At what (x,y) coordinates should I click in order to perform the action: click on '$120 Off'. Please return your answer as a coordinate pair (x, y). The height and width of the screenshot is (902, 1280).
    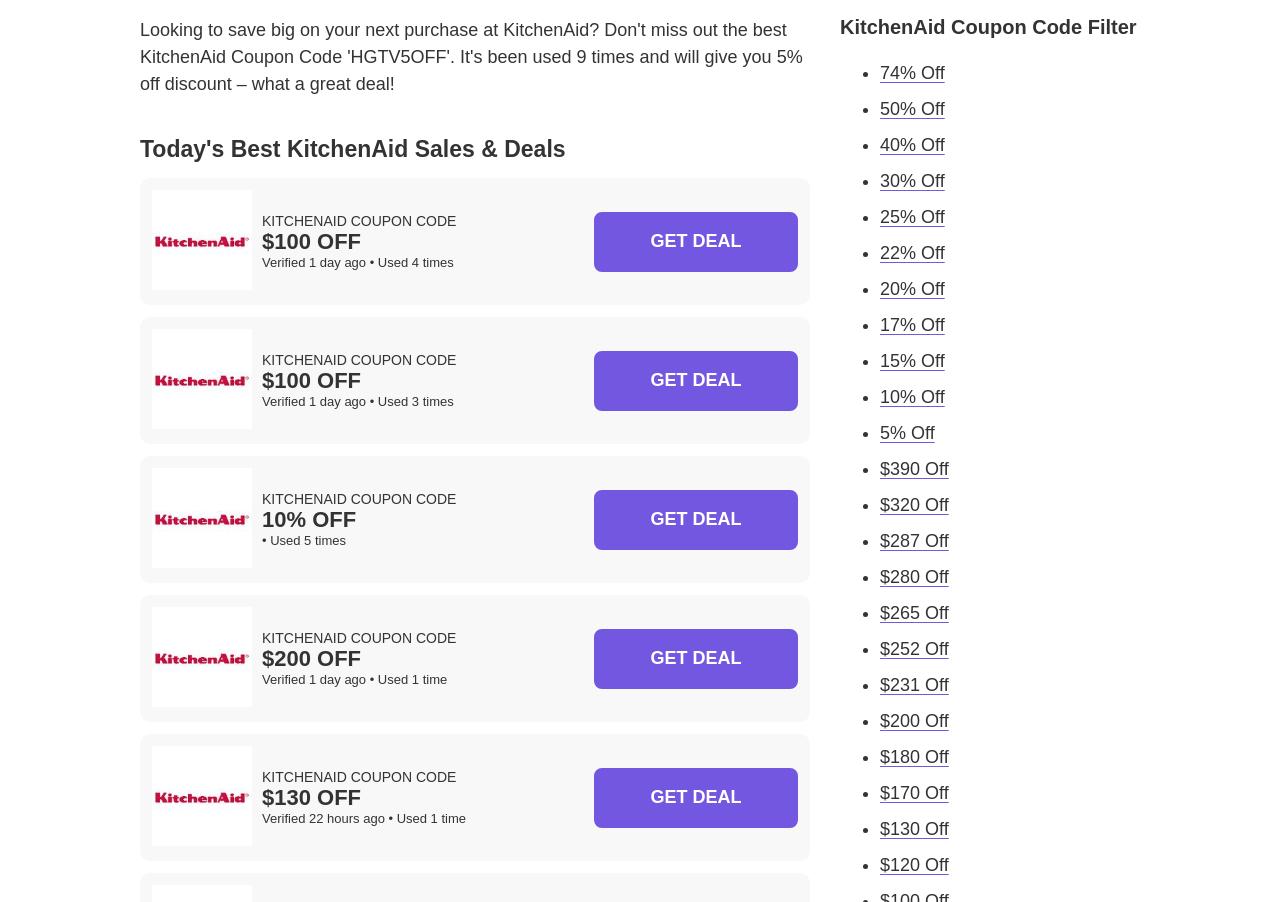
    Looking at the image, I should click on (880, 864).